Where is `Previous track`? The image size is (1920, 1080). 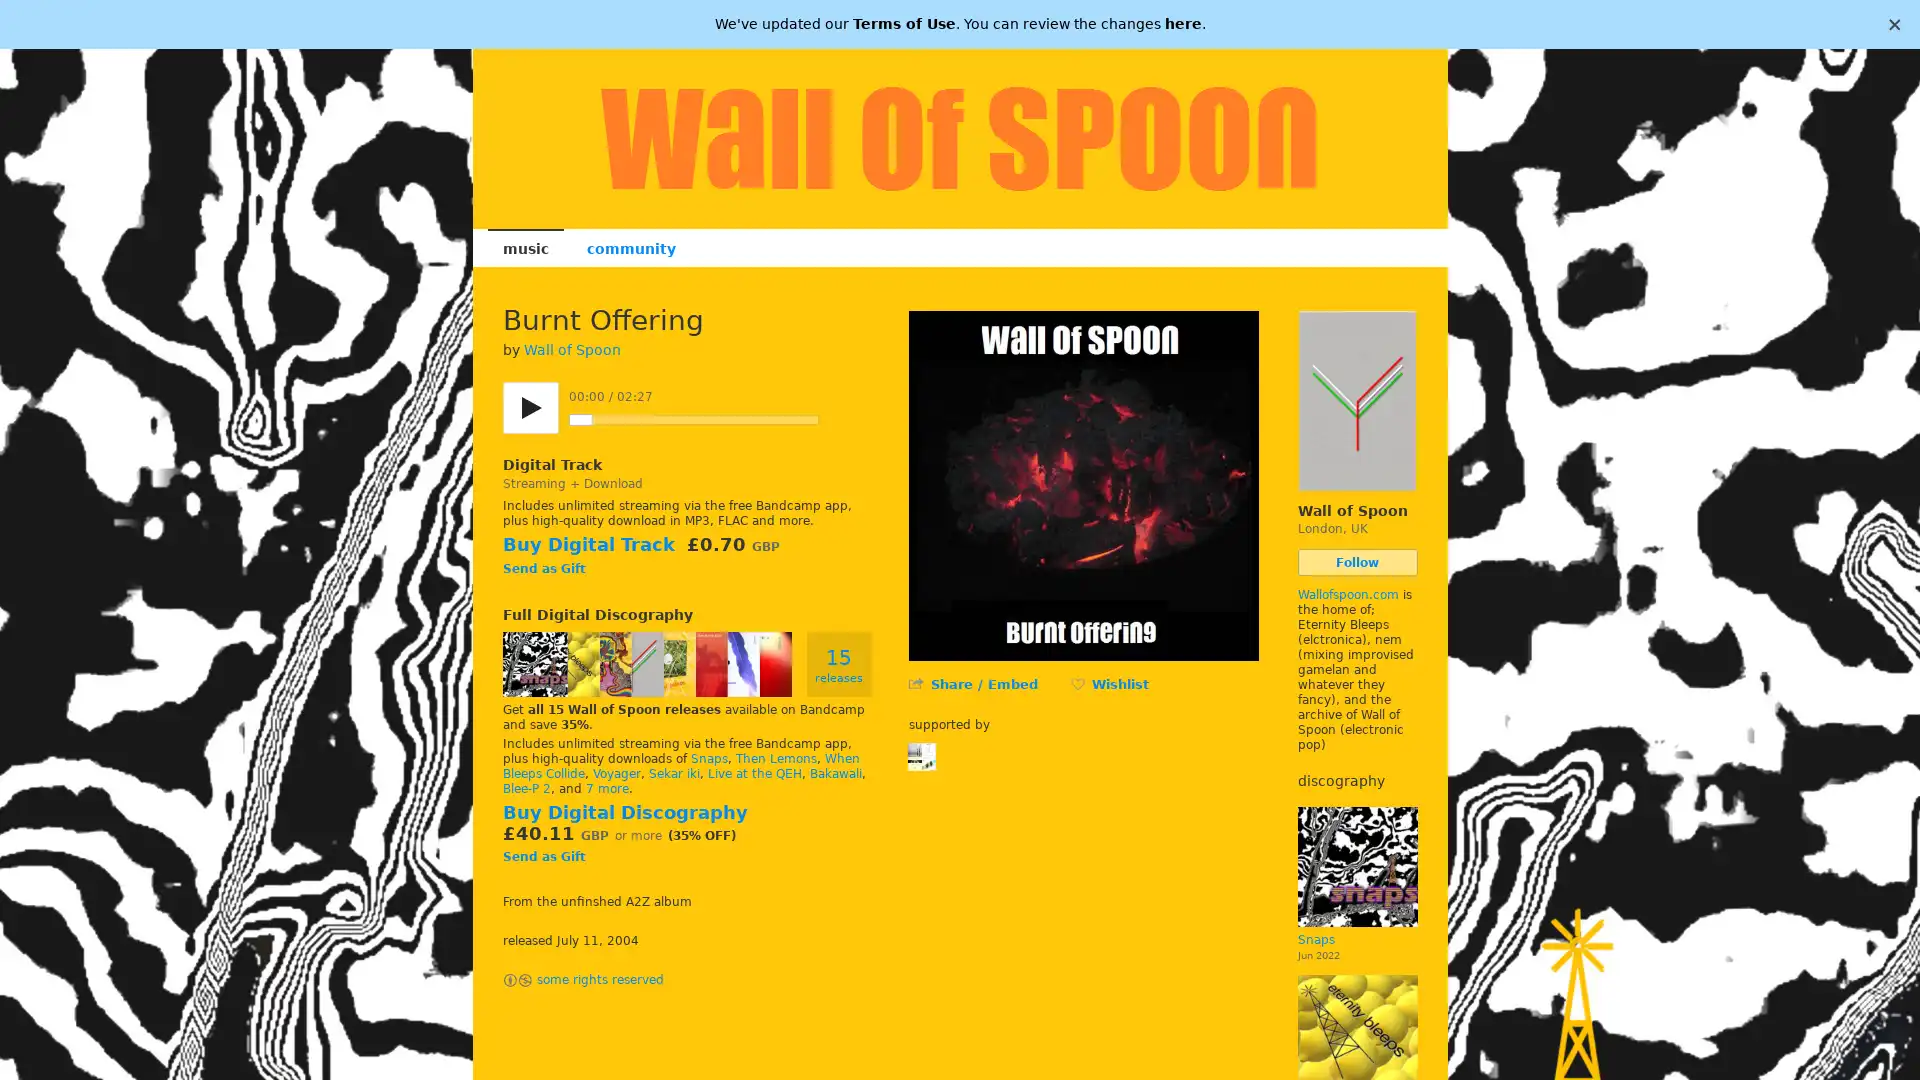
Previous track is located at coordinates (838, 419).